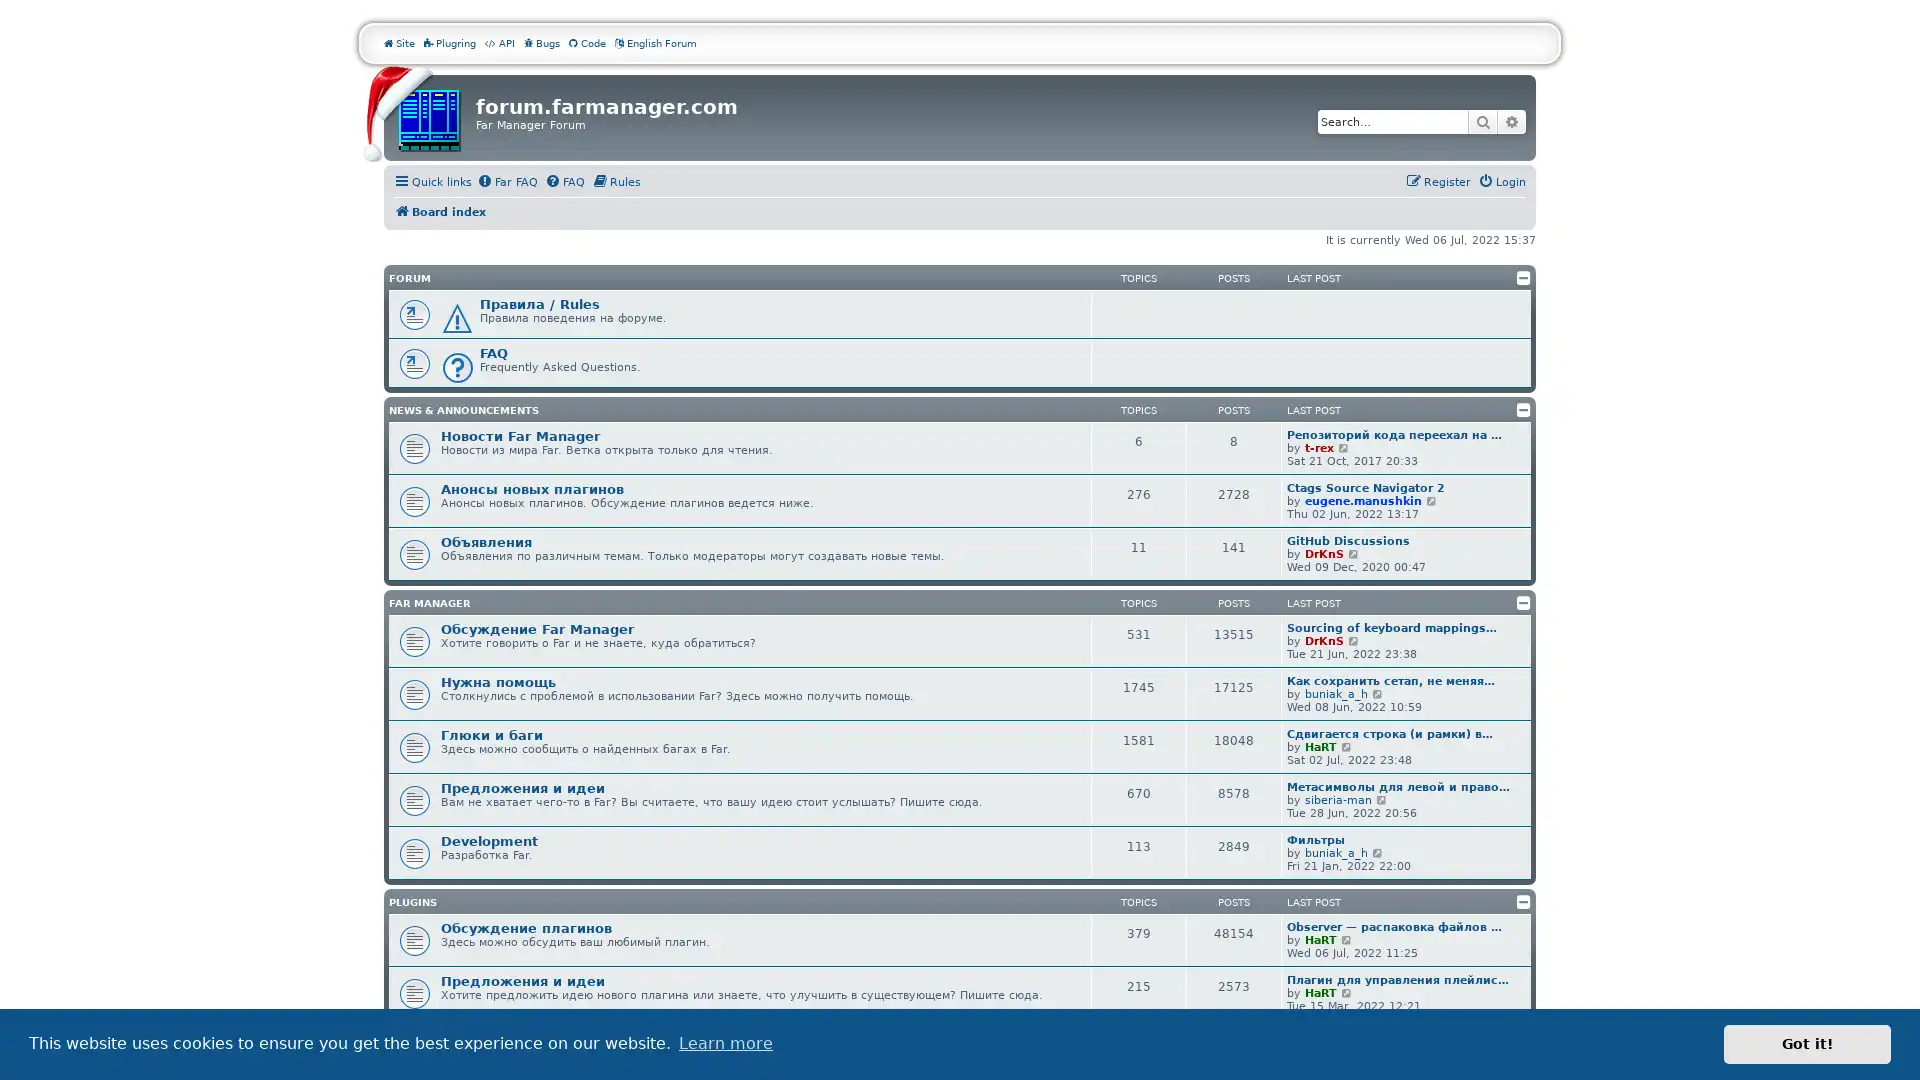 The width and height of the screenshot is (1920, 1080). Describe the element at coordinates (1483, 122) in the screenshot. I see `Search` at that location.